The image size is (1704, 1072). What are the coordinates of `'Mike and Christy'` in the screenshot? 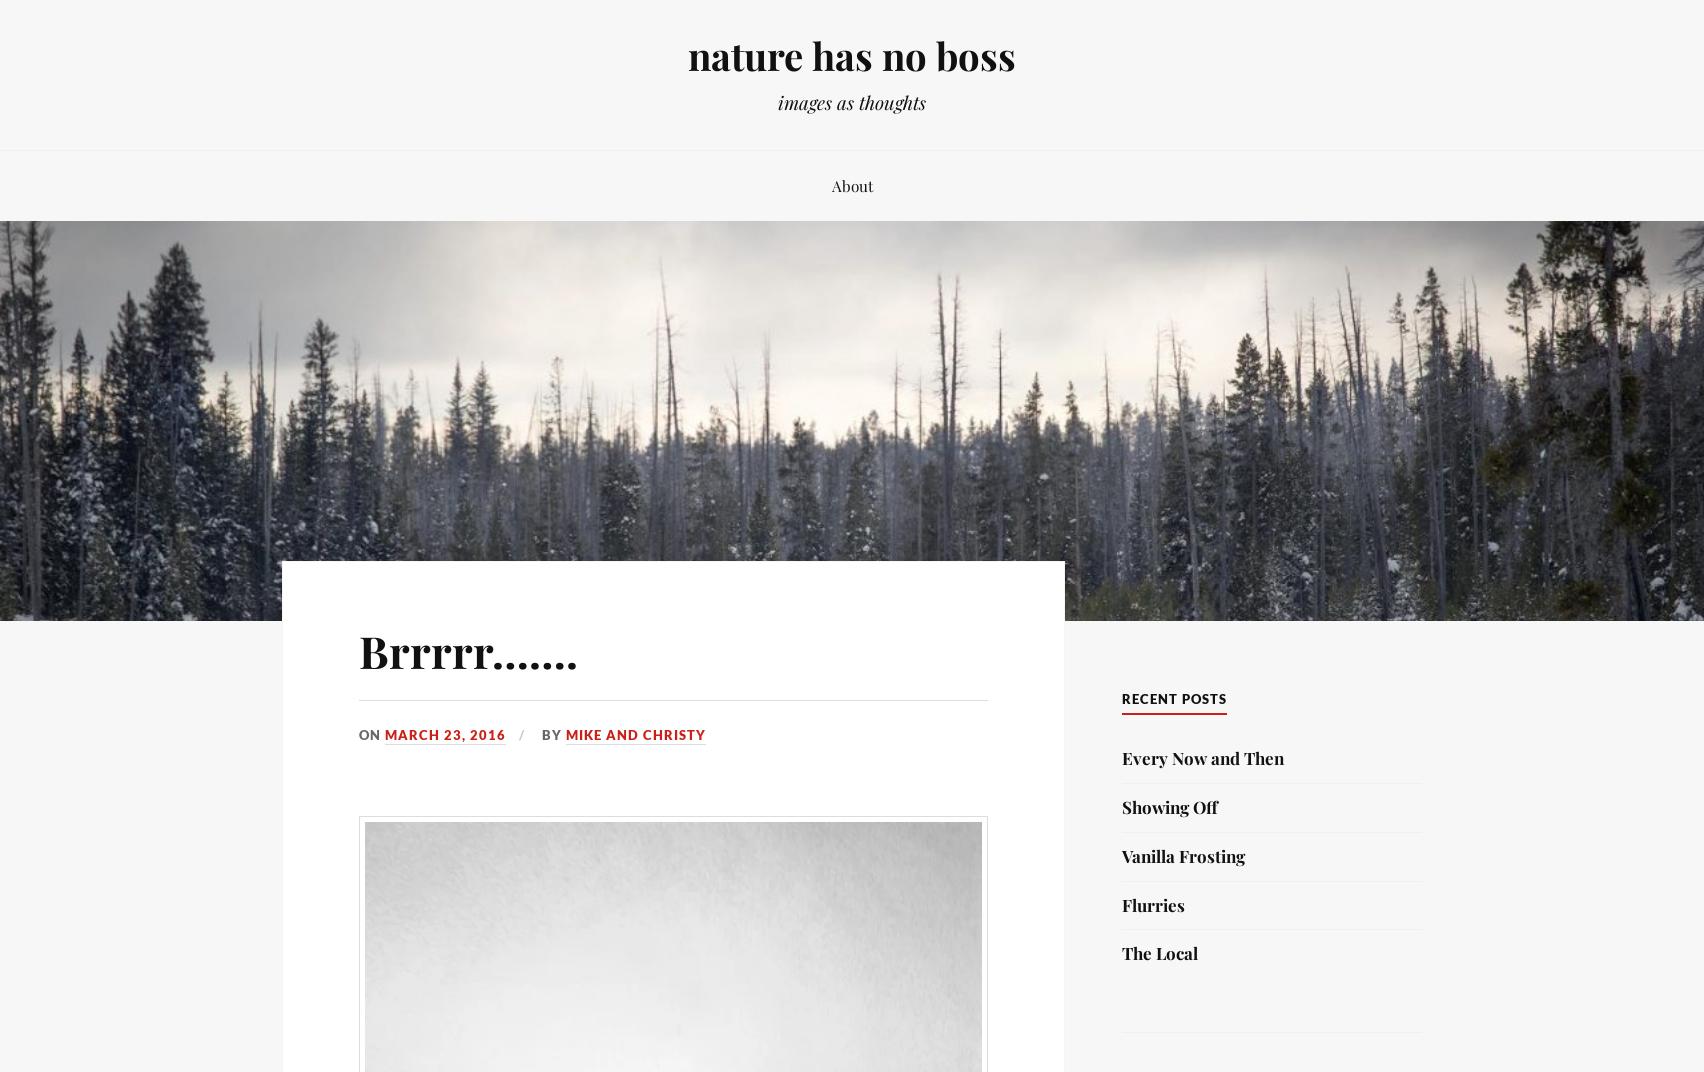 It's located at (635, 732).